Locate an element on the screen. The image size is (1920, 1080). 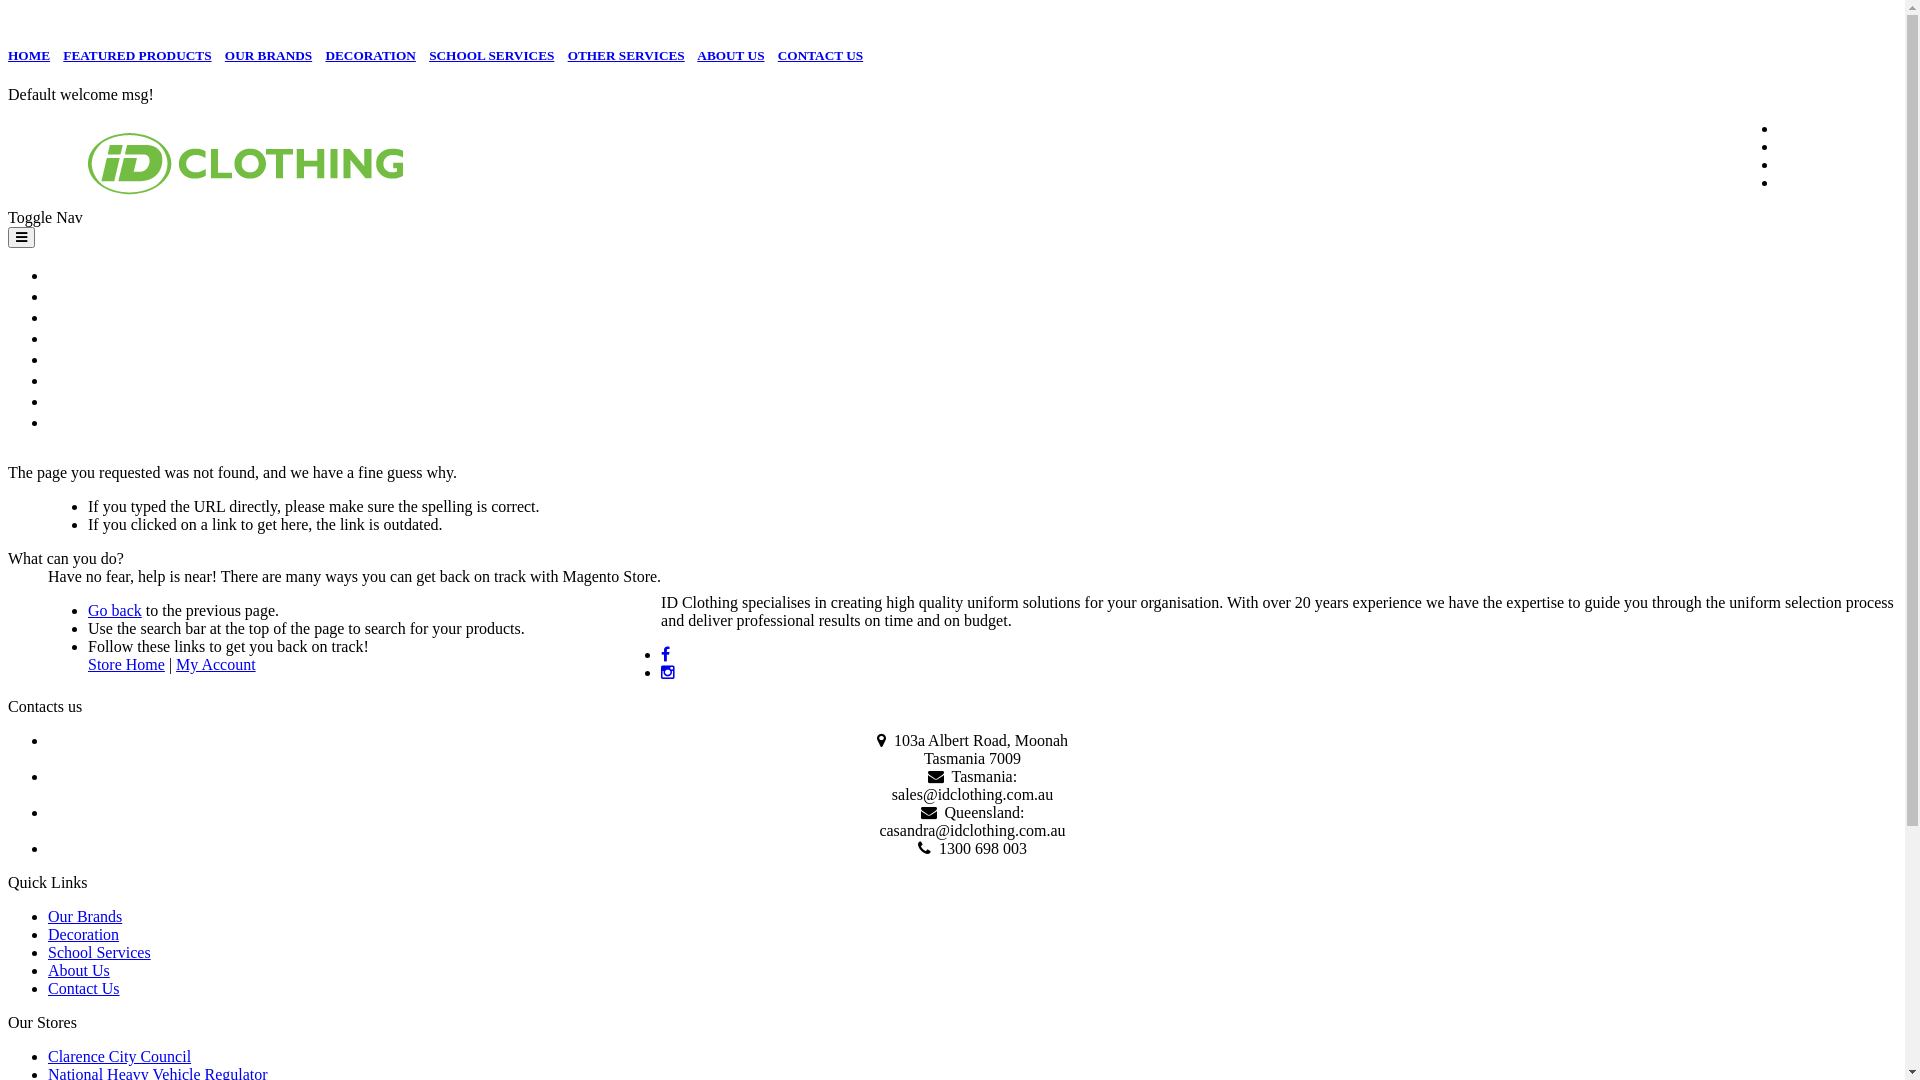
'Our Brands' is located at coordinates (84, 916).